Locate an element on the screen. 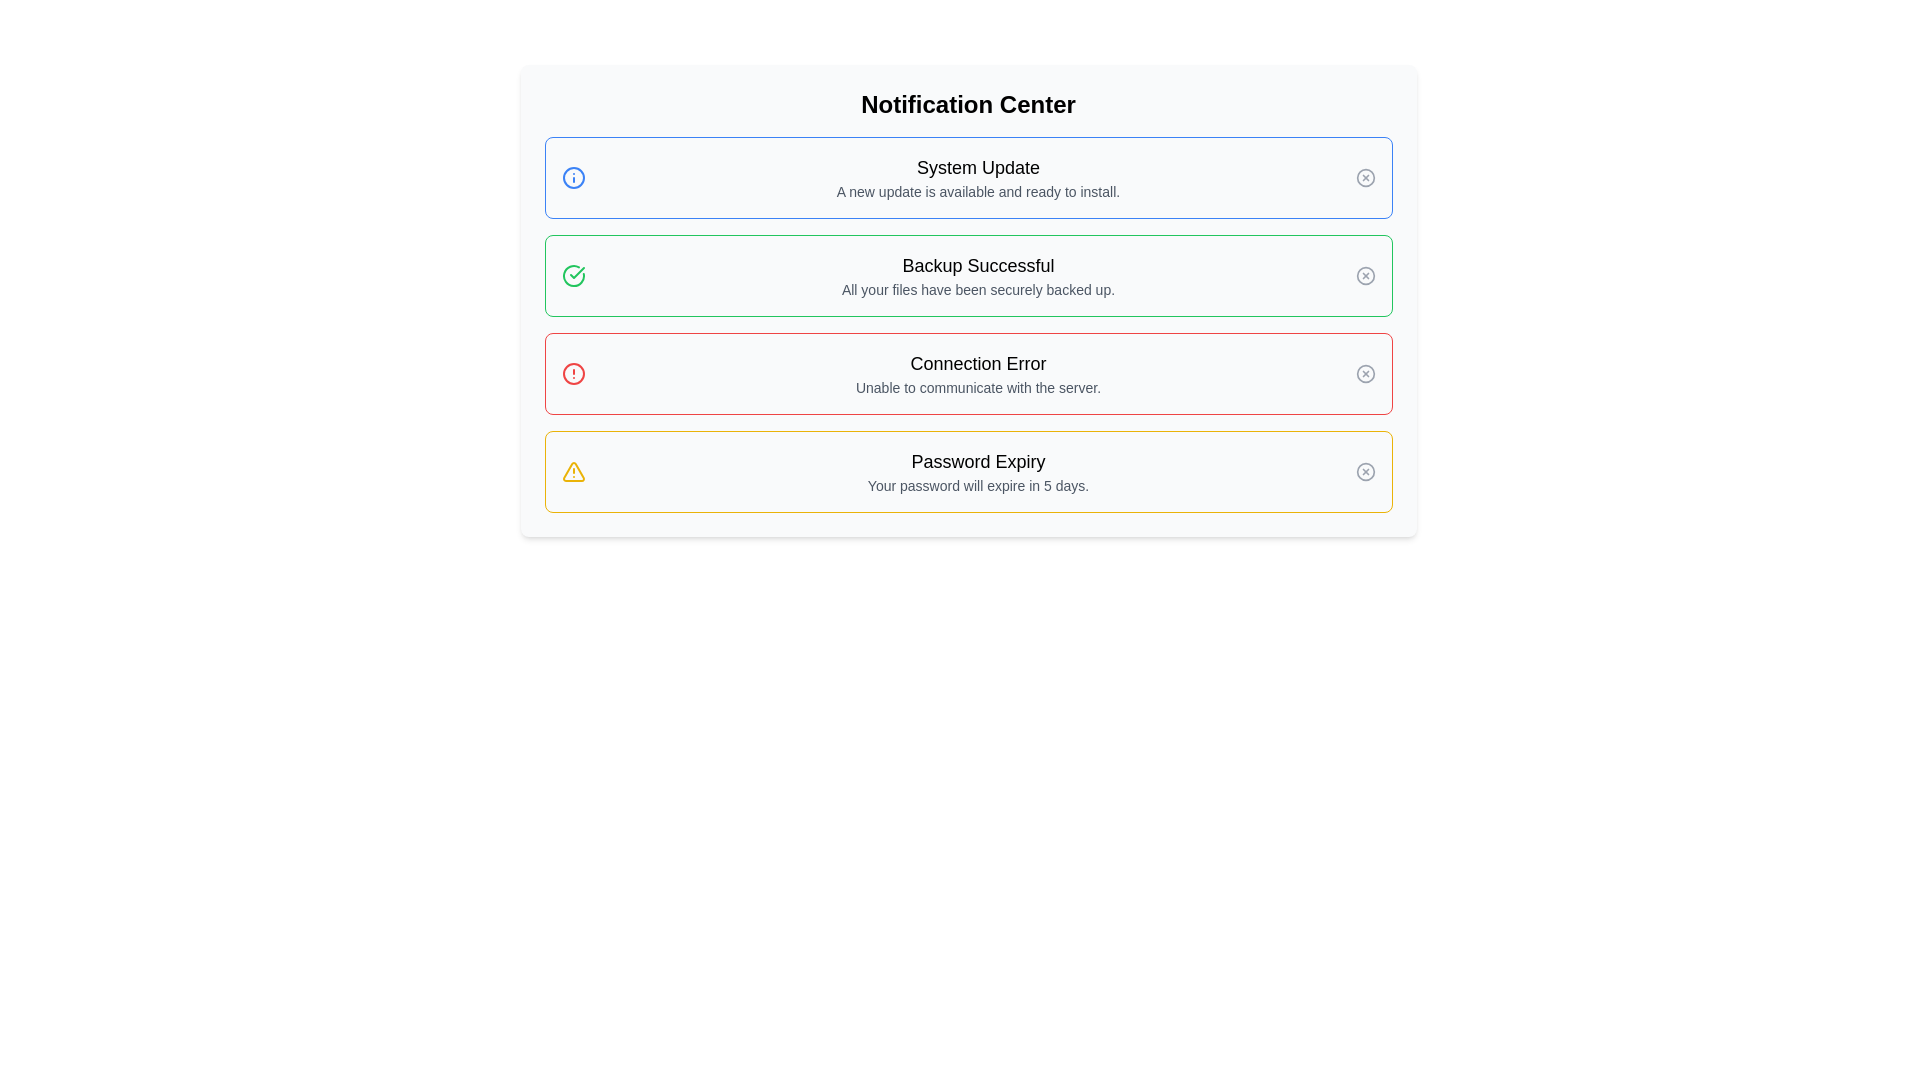 Image resolution: width=1920 pixels, height=1080 pixels. the circular button with a gray outline and centered 'x' icon, located in the green-bordered notification box labeled 'Backup Successful' is located at coordinates (1364, 276).